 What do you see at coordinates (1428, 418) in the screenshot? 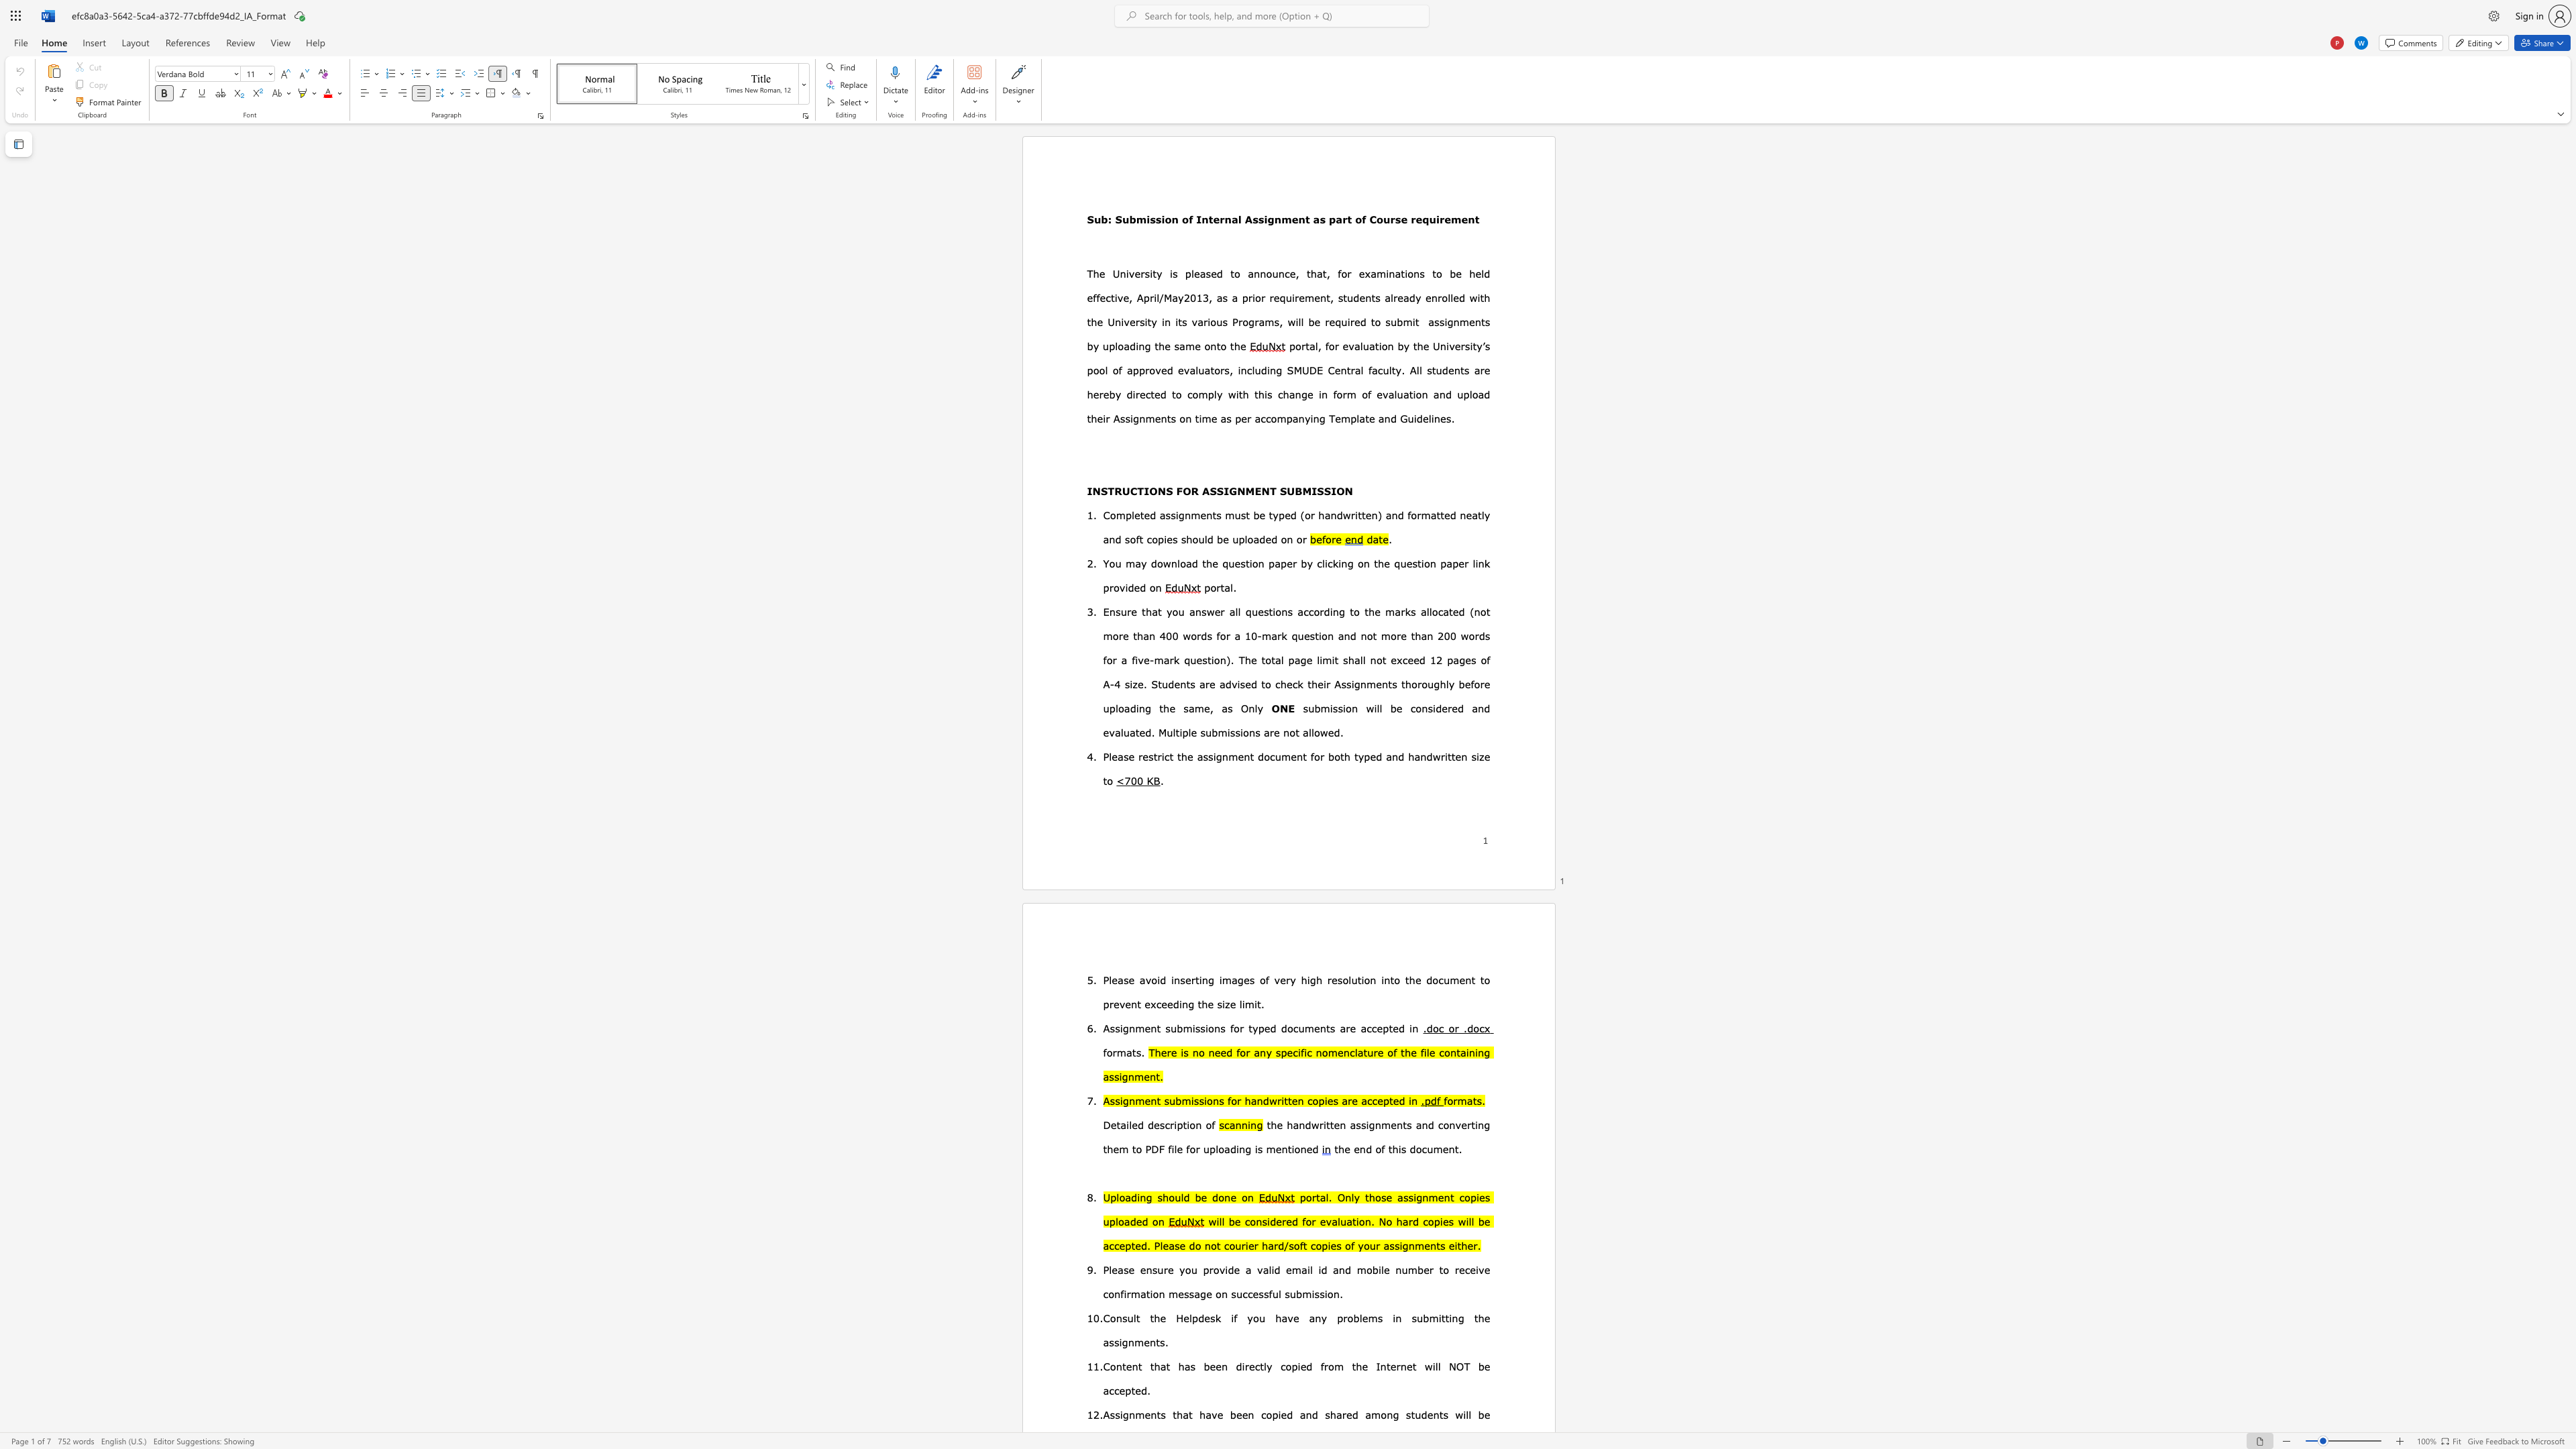
I see `the subset text "lines" within the text "plate and Guidelines"` at bounding box center [1428, 418].